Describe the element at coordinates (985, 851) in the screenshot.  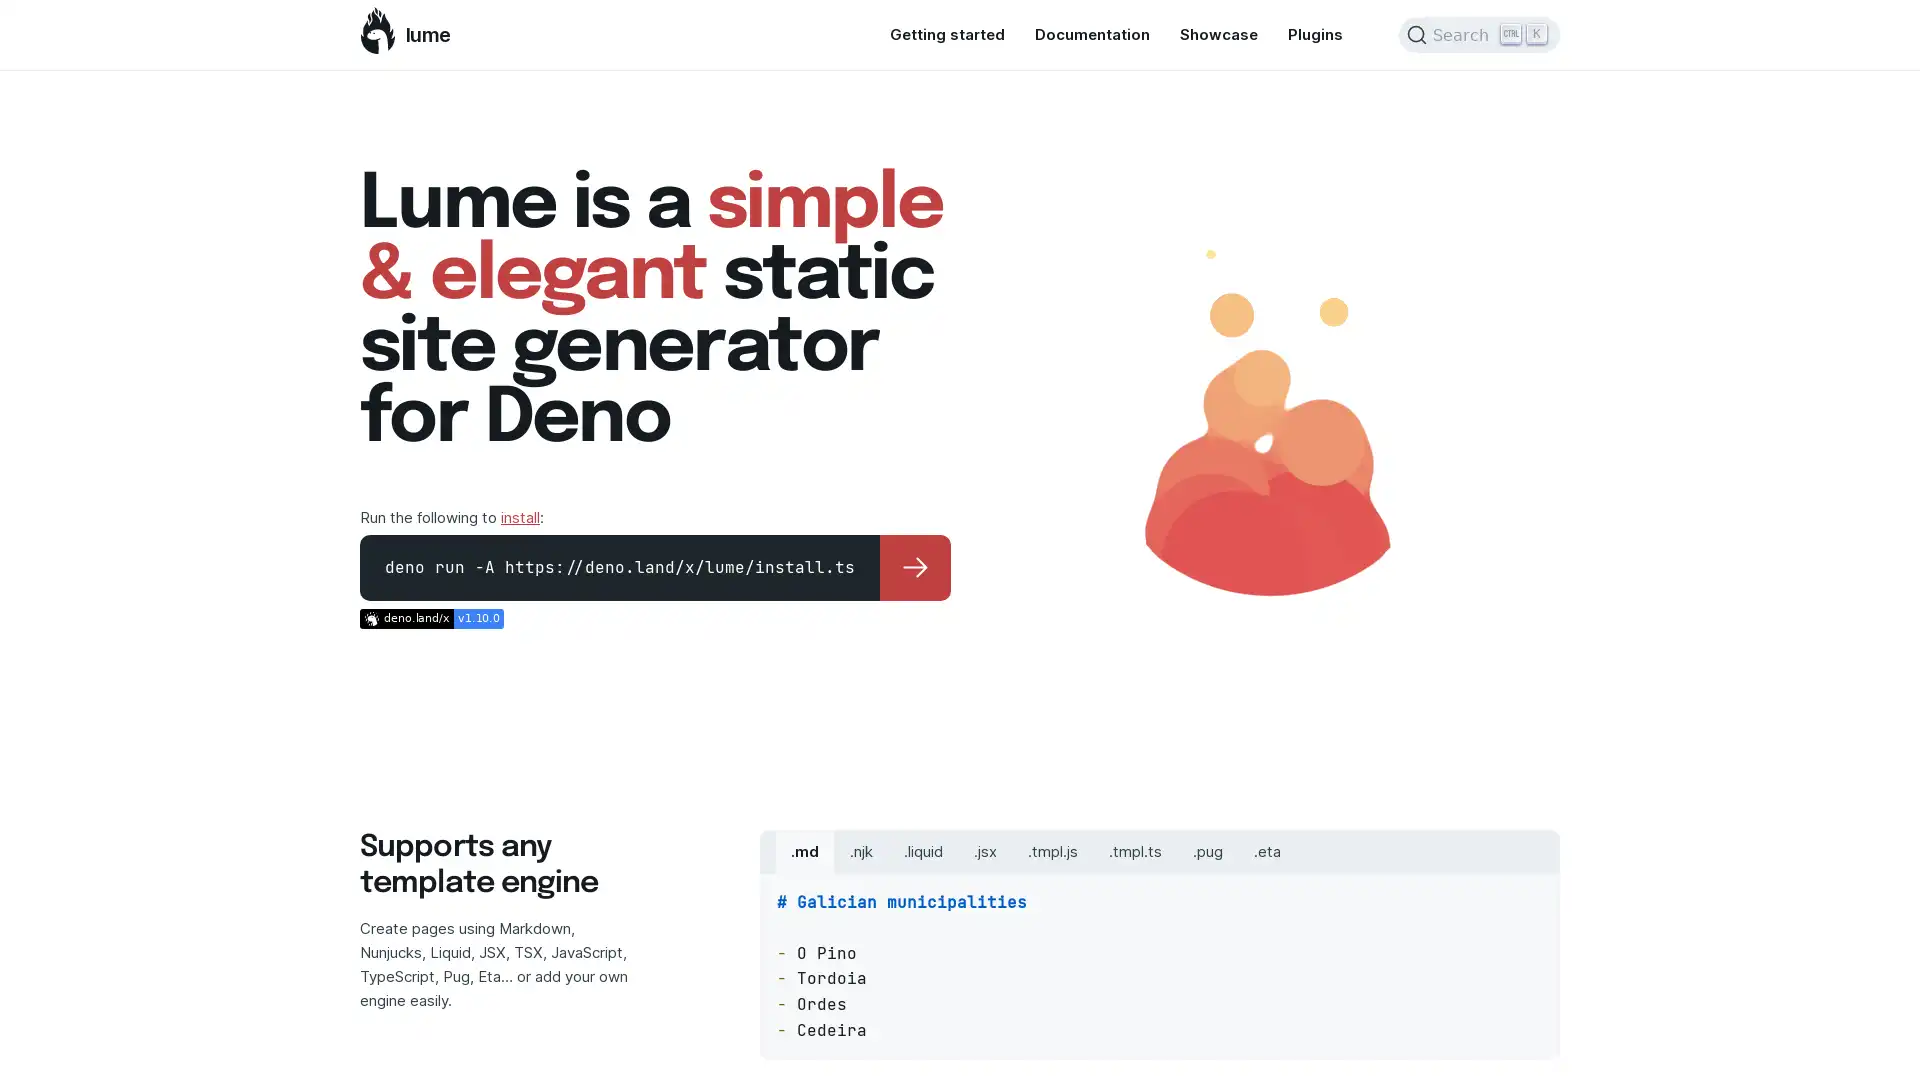
I see `.jsx` at that location.